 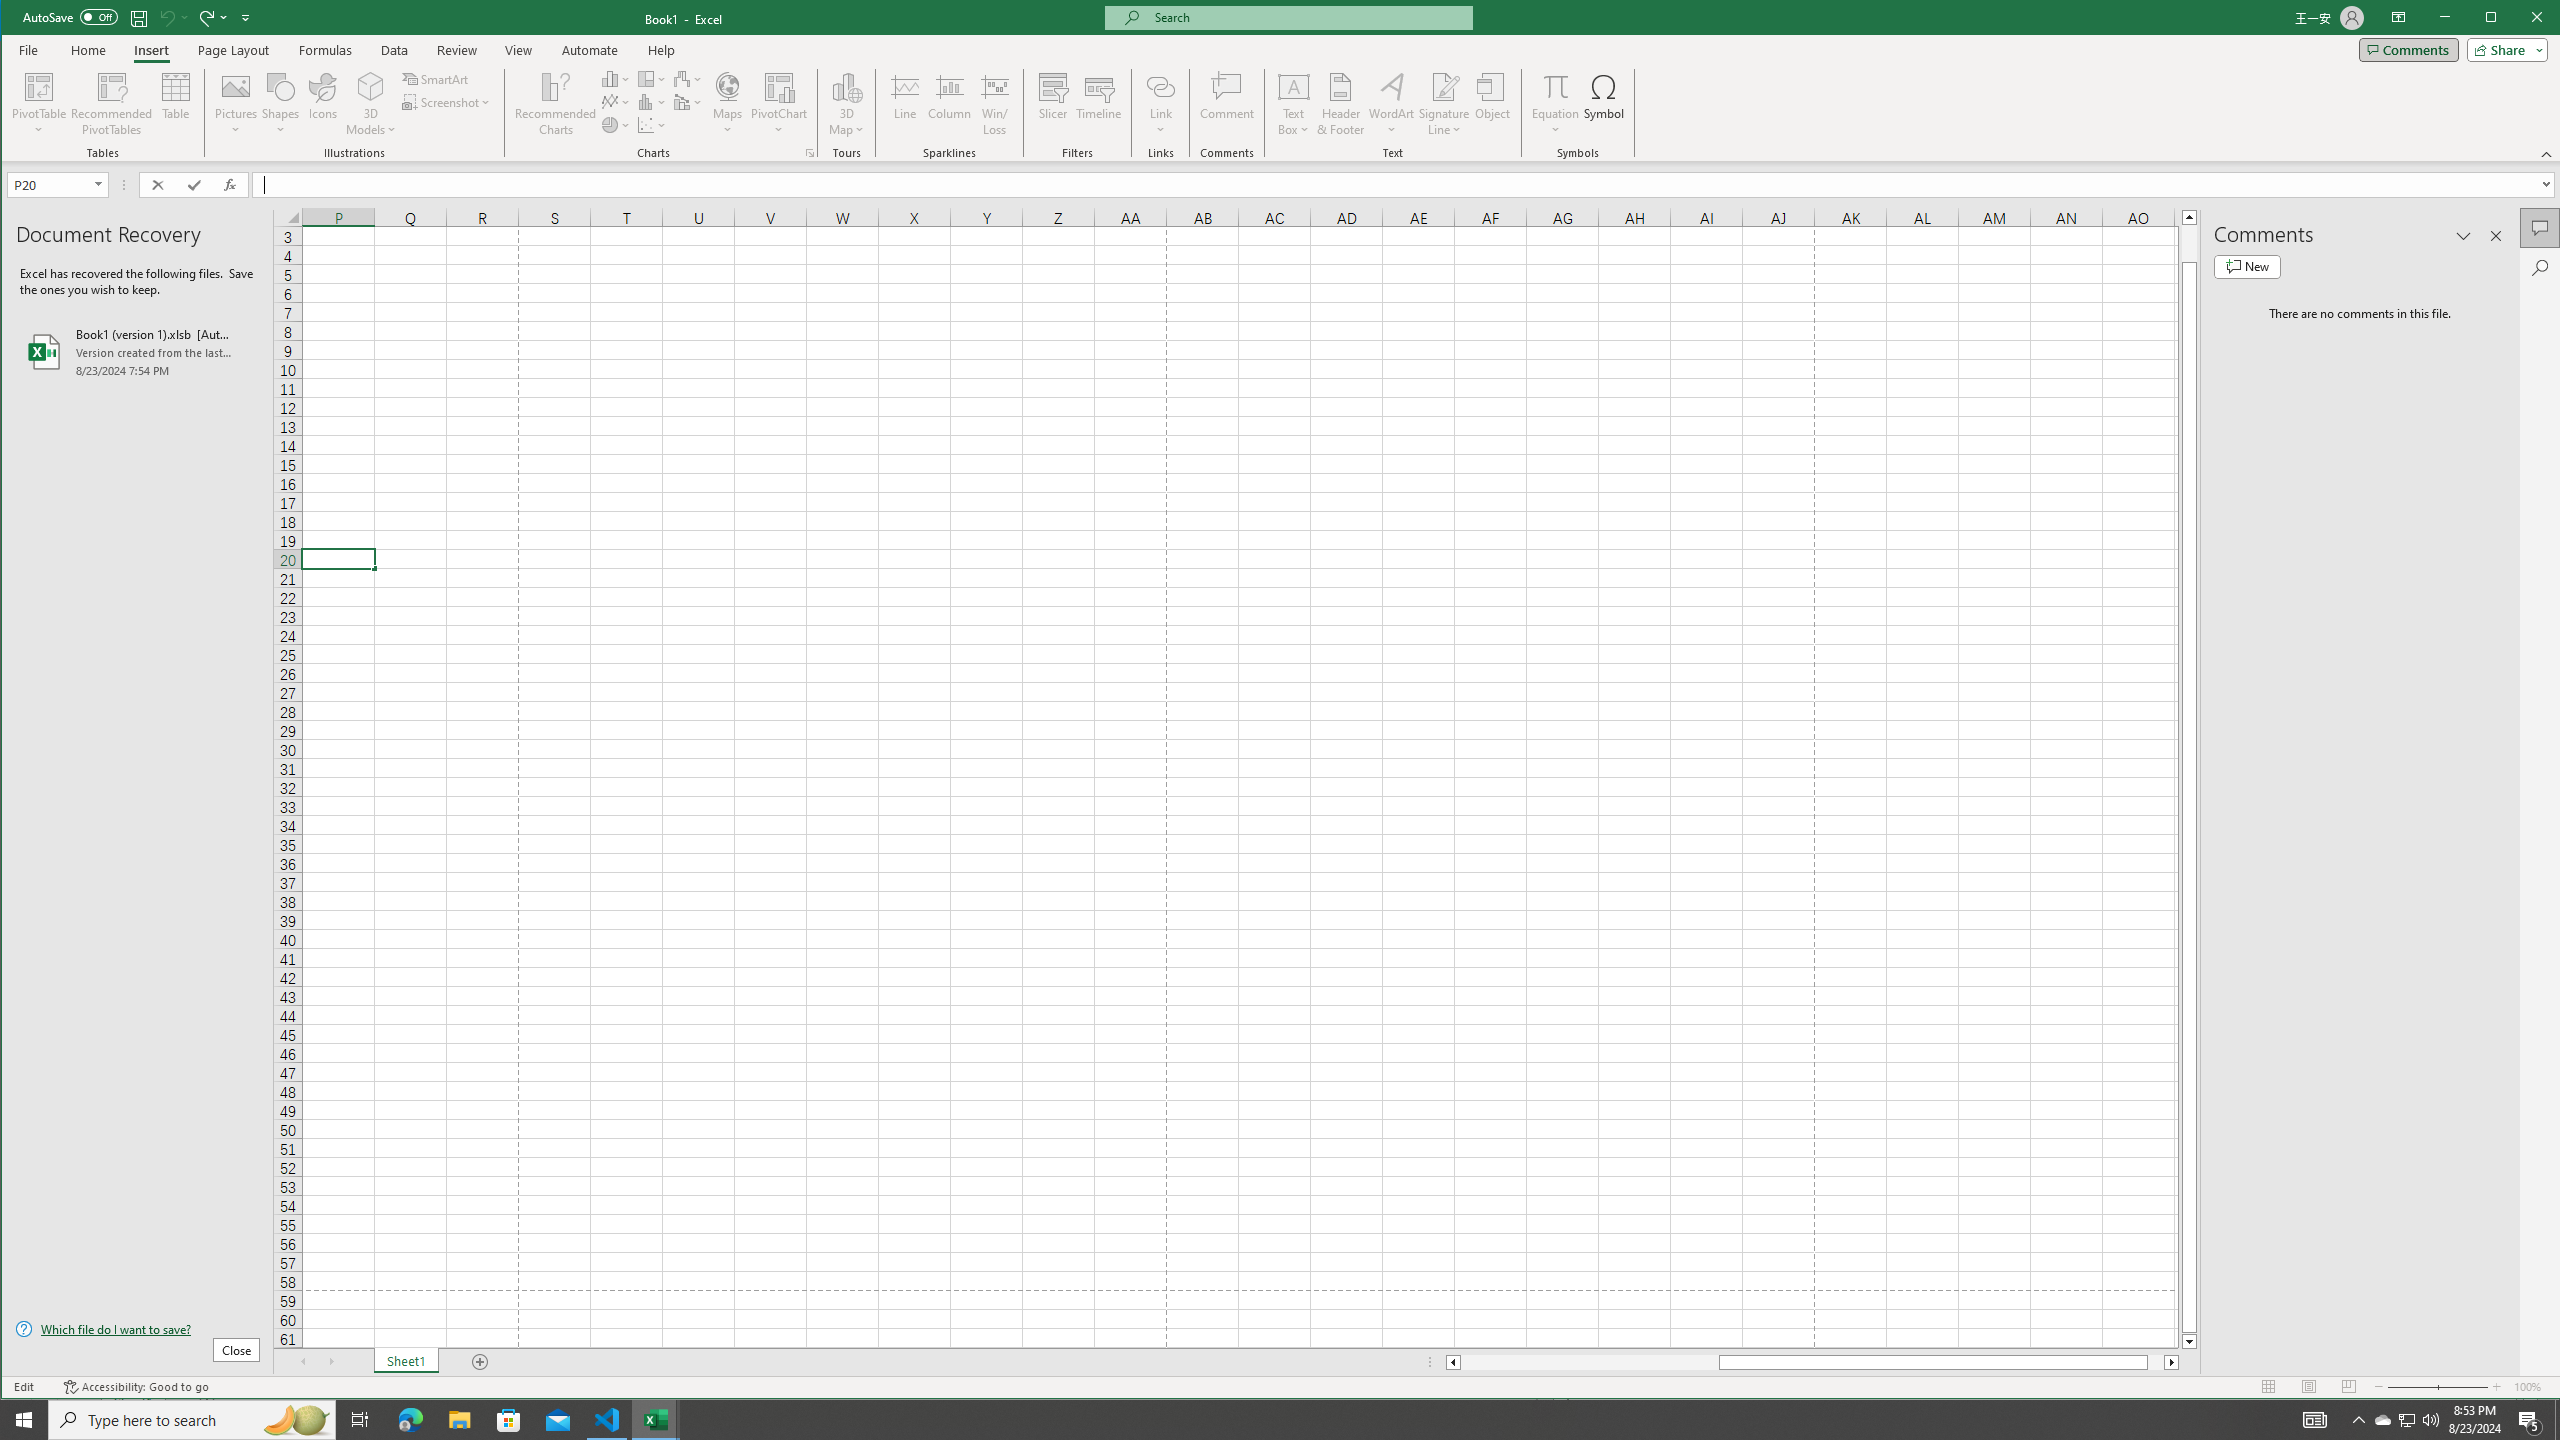 What do you see at coordinates (302, 1362) in the screenshot?
I see `'Scroll Left'` at bounding box center [302, 1362].